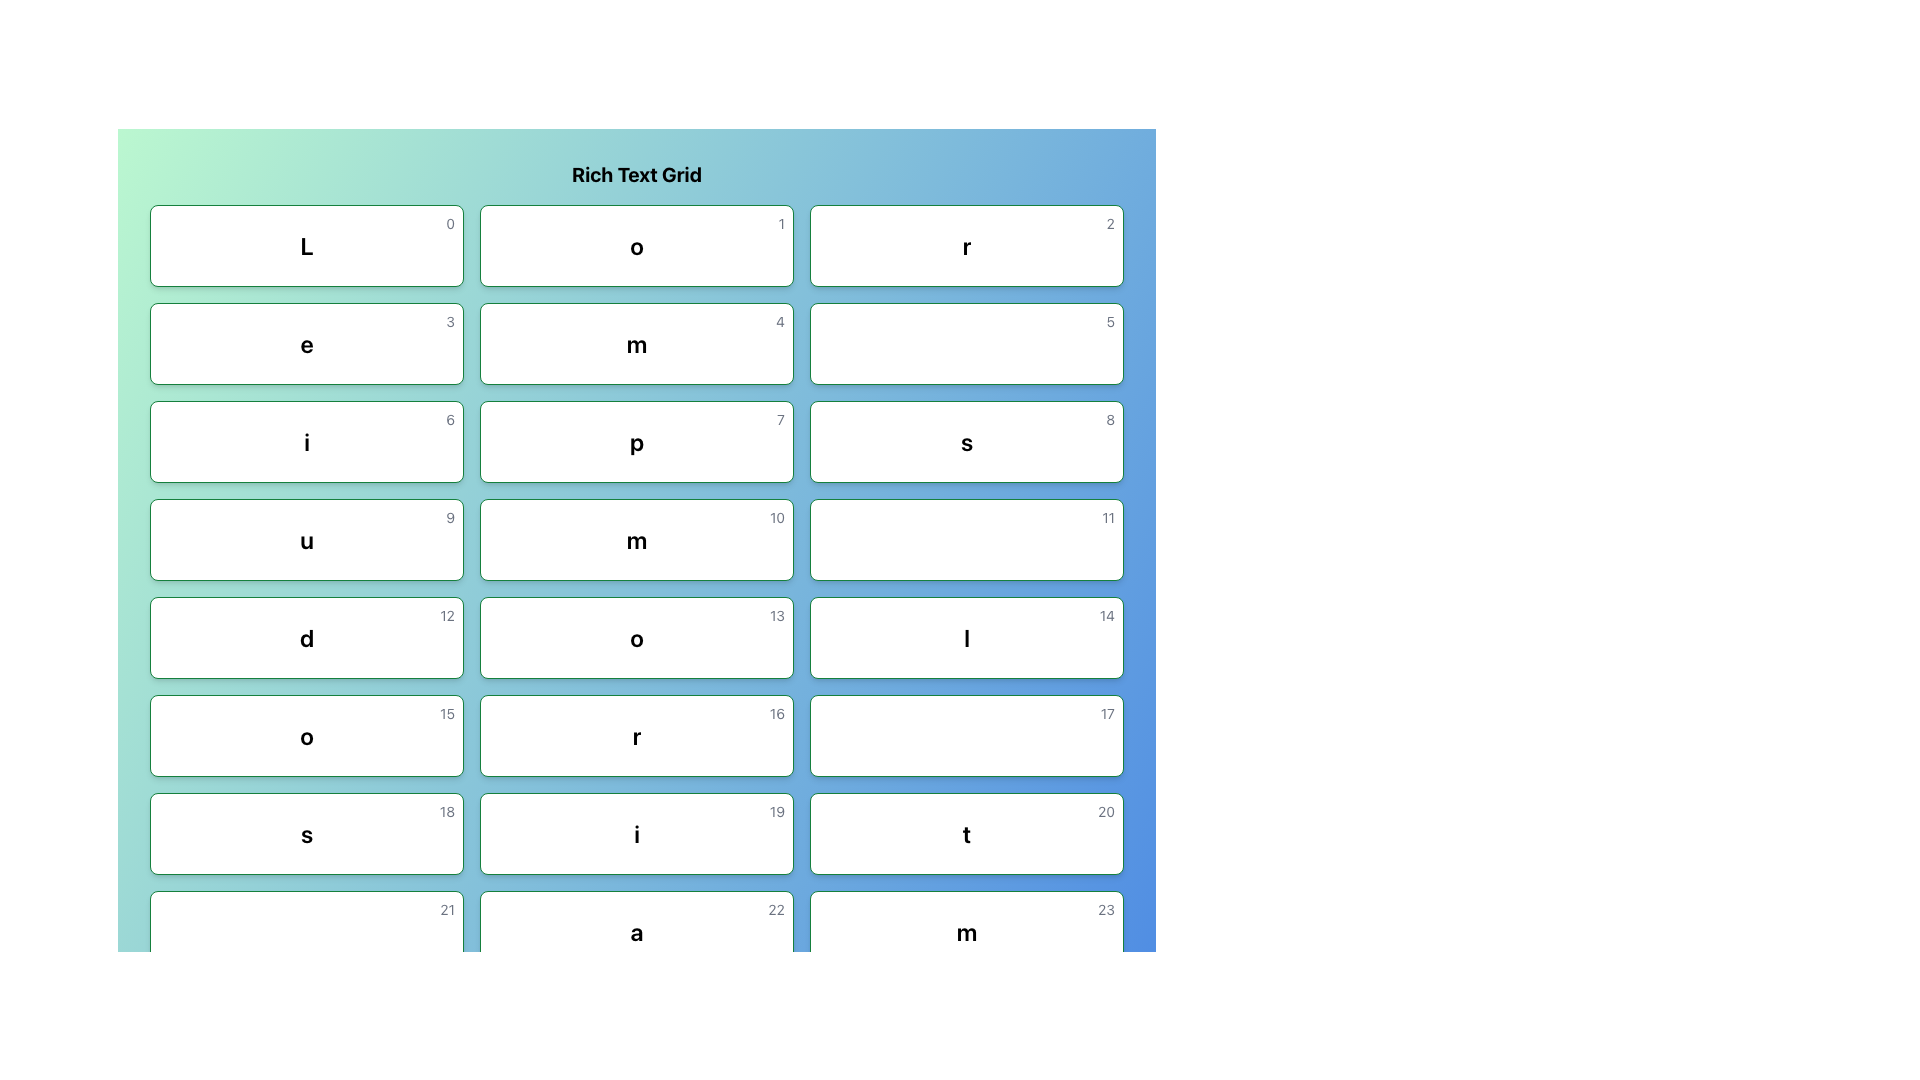 The image size is (1920, 1080). I want to click on the third tile in the third row of the grid layout, so click(306, 441).